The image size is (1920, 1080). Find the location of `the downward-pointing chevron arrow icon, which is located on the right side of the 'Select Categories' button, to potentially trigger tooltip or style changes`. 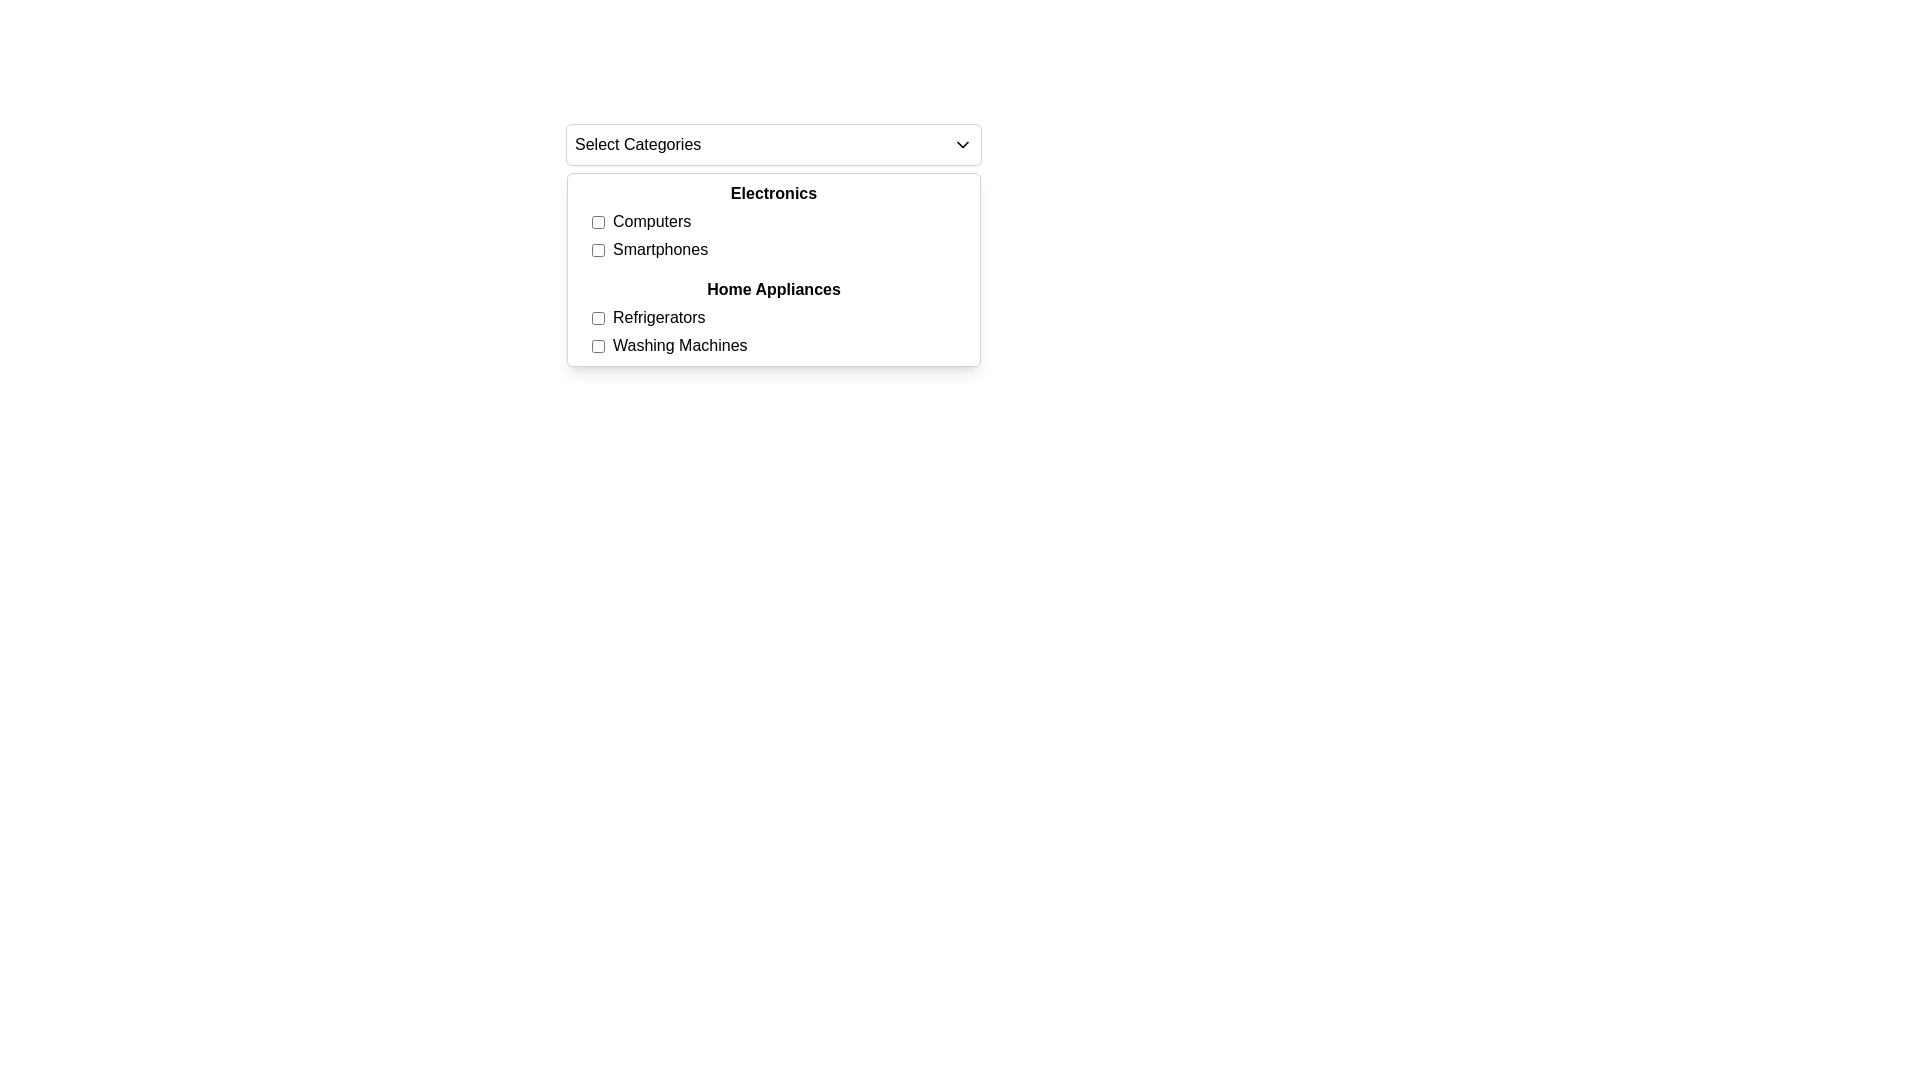

the downward-pointing chevron arrow icon, which is located on the right side of the 'Select Categories' button, to potentially trigger tooltip or style changes is located at coordinates (963, 144).